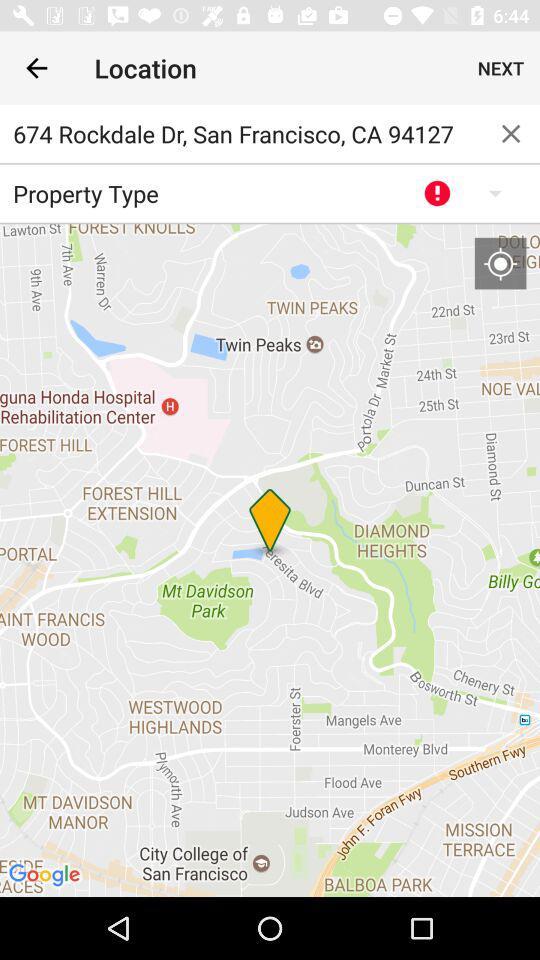  Describe the element at coordinates (36, 68) in the screenshot. I see `the icon above the 674 rockdale dr` at that location.